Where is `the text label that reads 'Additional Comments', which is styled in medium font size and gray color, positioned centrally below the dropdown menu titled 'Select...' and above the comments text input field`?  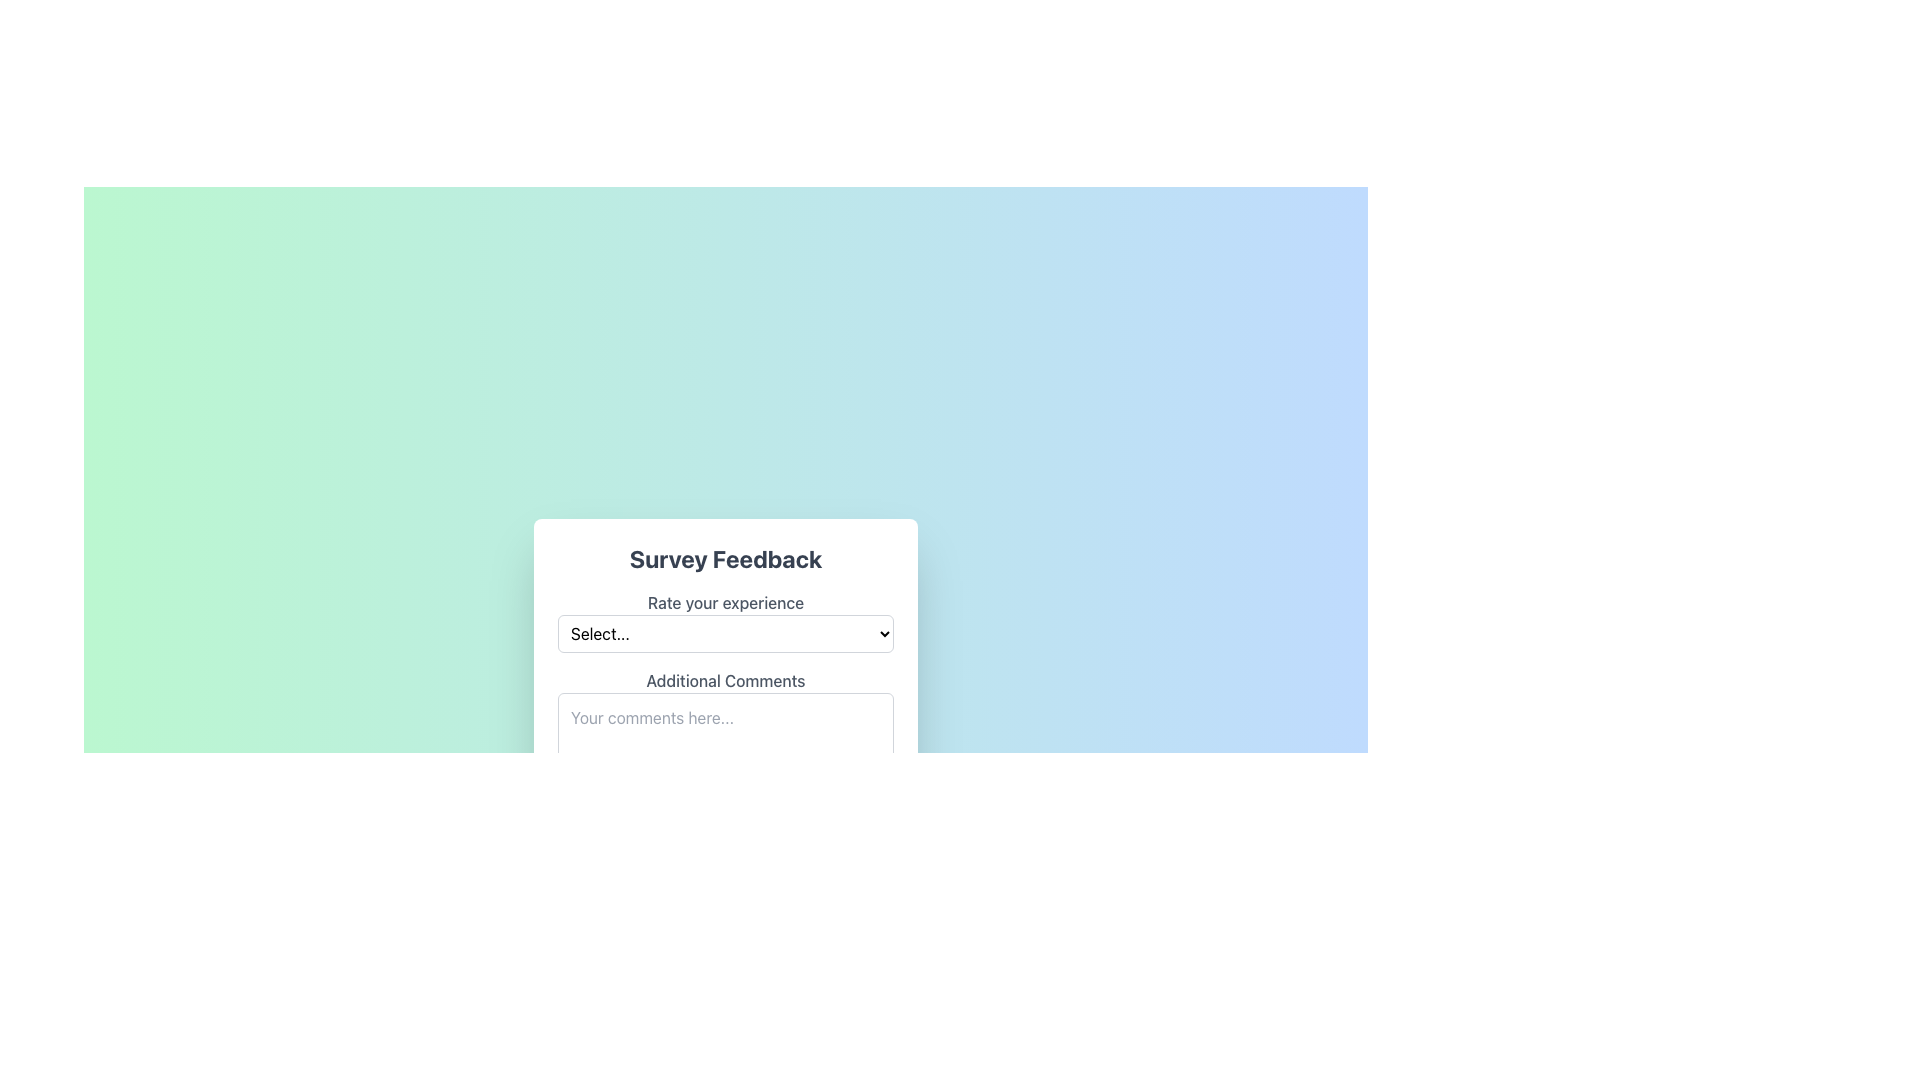 the text label that reads 'Additional Comments', which is styled in medium font size and gray color, positioned centrally below the dropdown menu titled 'Select...' and above the comments text input field is located at coordinates (724, 680).